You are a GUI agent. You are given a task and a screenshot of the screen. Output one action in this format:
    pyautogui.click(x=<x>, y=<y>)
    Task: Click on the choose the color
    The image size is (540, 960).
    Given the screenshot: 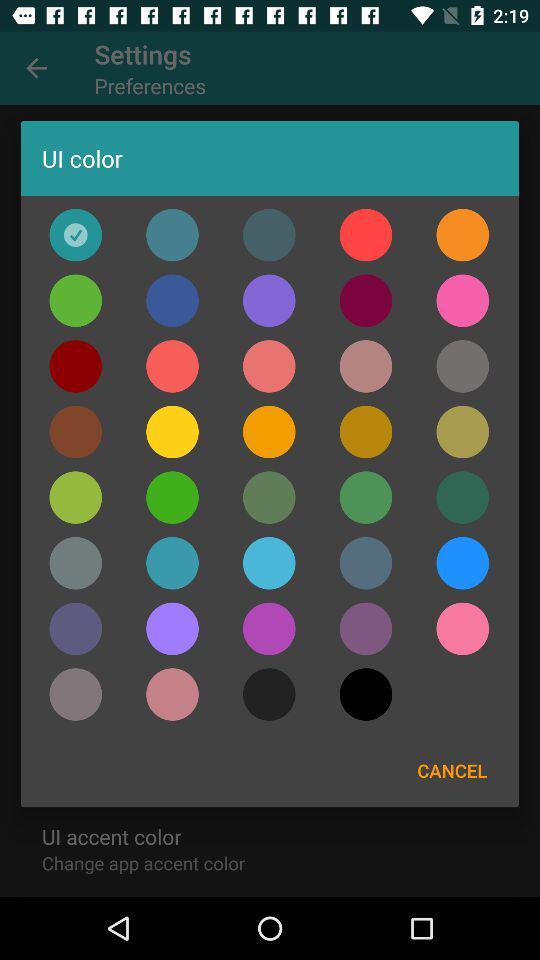 What is the action you would take?
    pyautogui.click(x=172, y=627)
    